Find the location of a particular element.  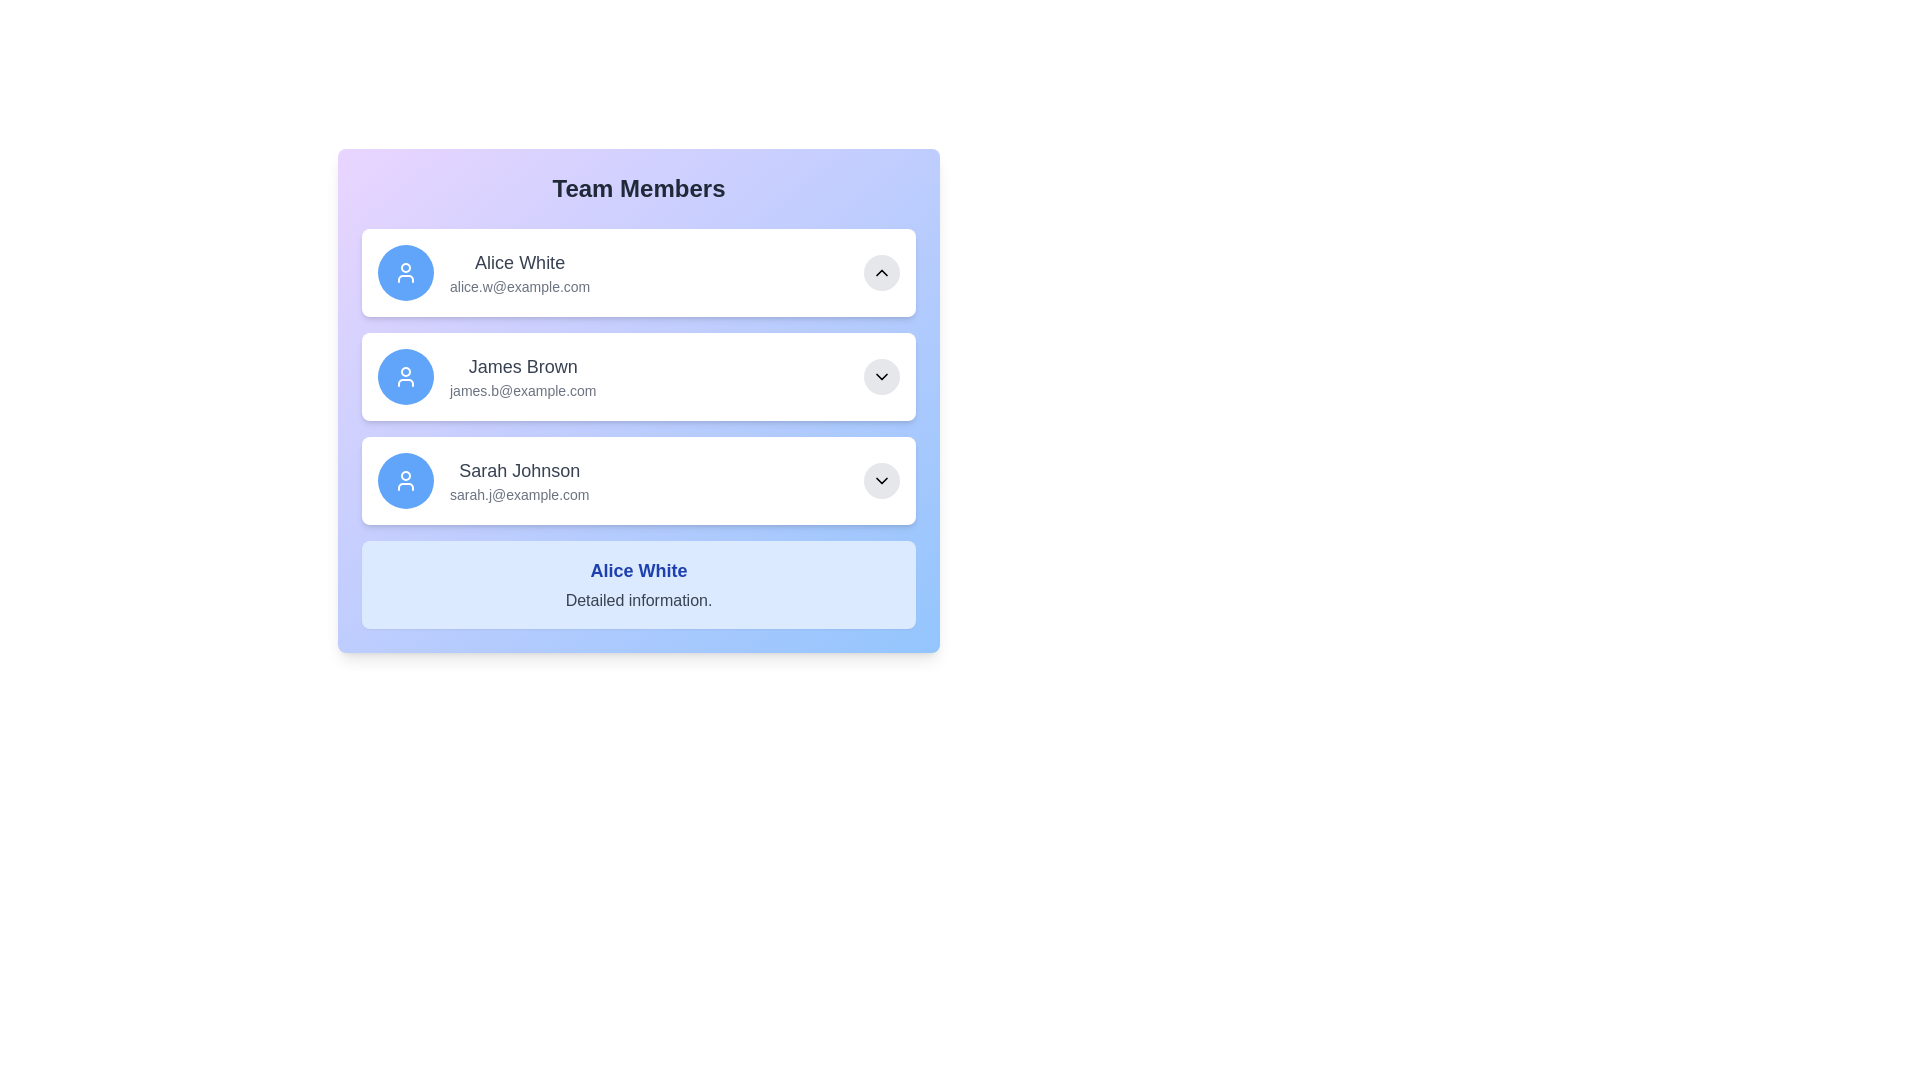

the text element displaying 'James Brown' and 'james.b@example.com' is located at coordinates (523, 377).